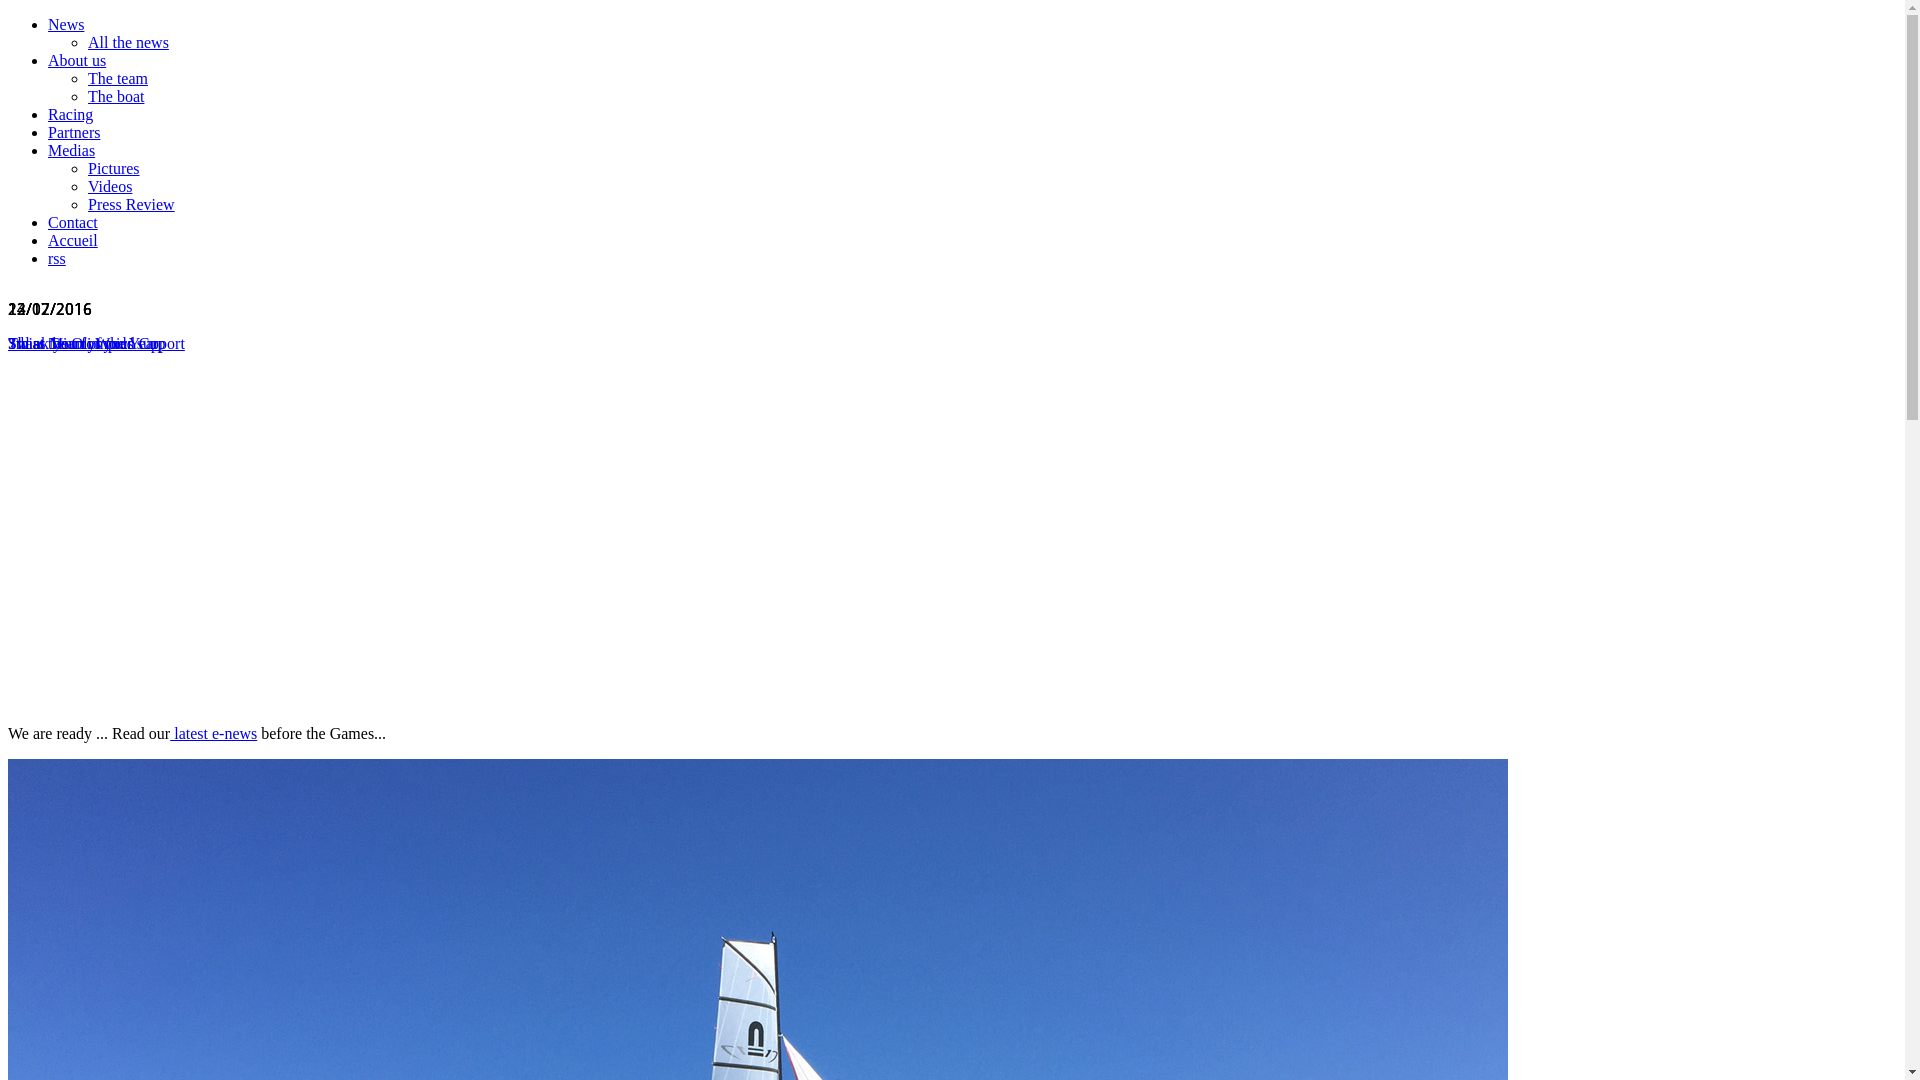 Image resolution: width=1920 pixels, height=1080 pixels. I want to click on 'Pictures', so click(113, 167).